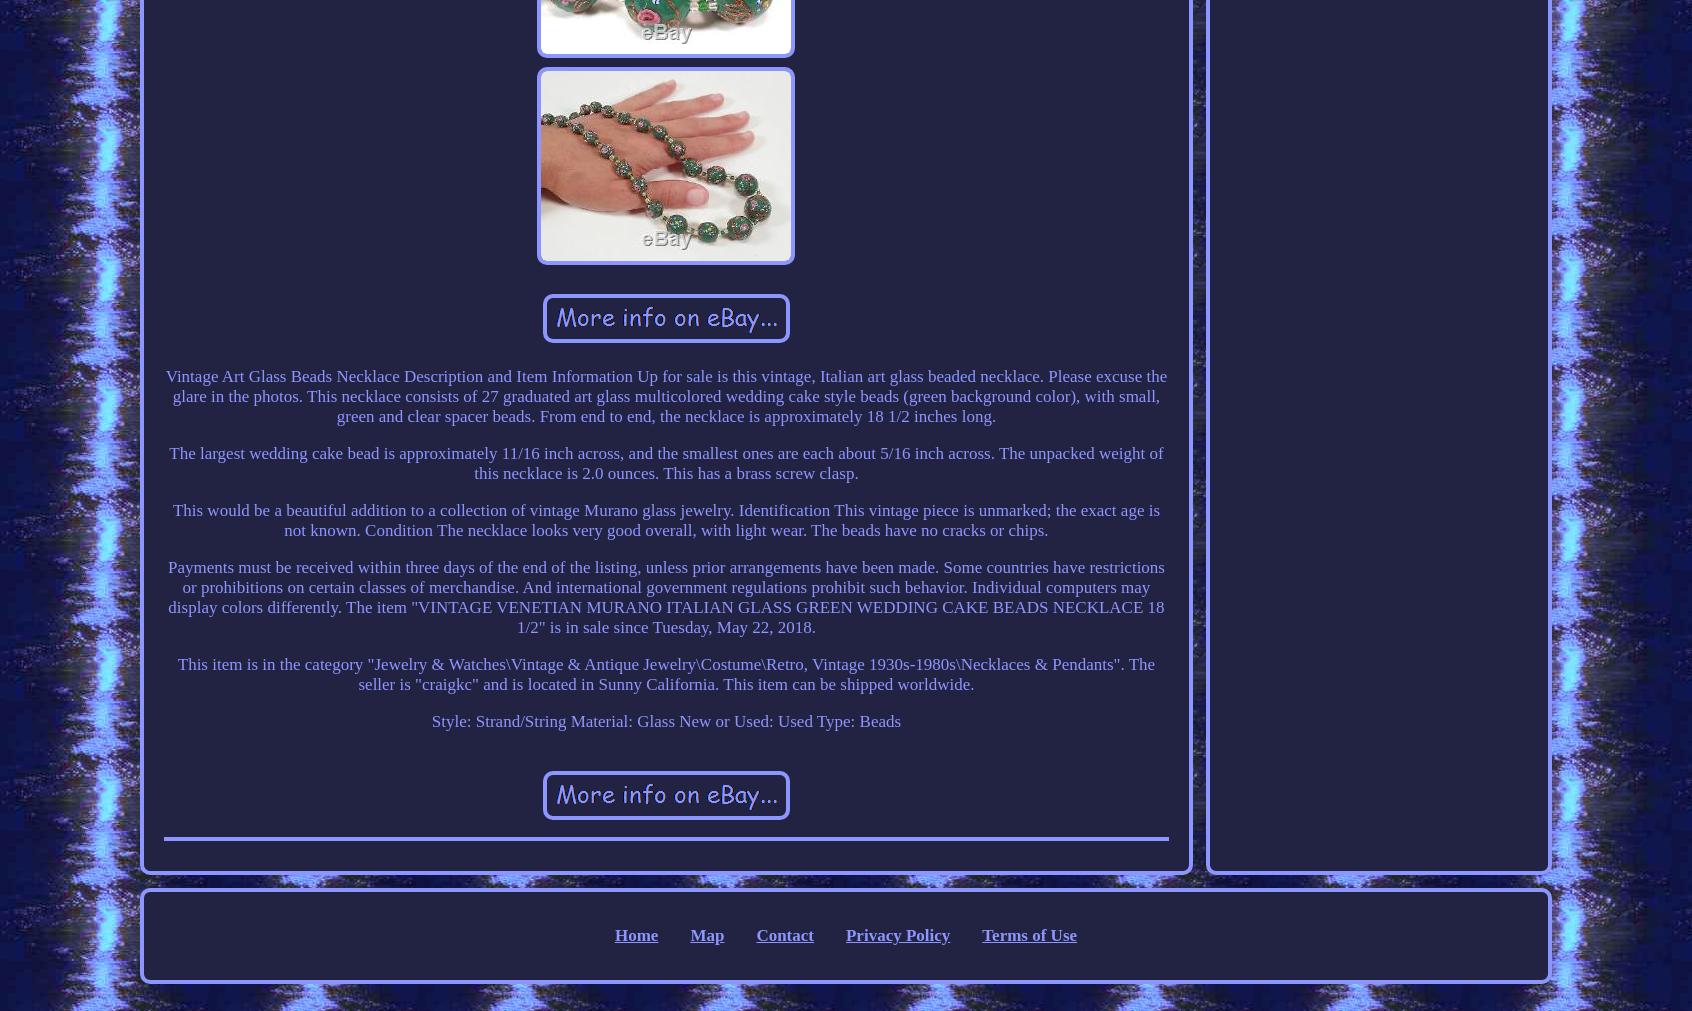  I want to click on 'Payments must be received within three days of the end of the listing, unless prior arrangements have been made. Some countries have restrictions or prohibitions on certain classes of merchandise. And international government regulations prohibit such behavior. Individual computers may display colors differently. The item "VINTAGE VENETIAN MURANO ITALIAN GLASS GREEN WEDDING CAKE BEADS NECKLACE 18 1/2" is in sale since Tuesday, May 22, 2018.', so click(665, 596).